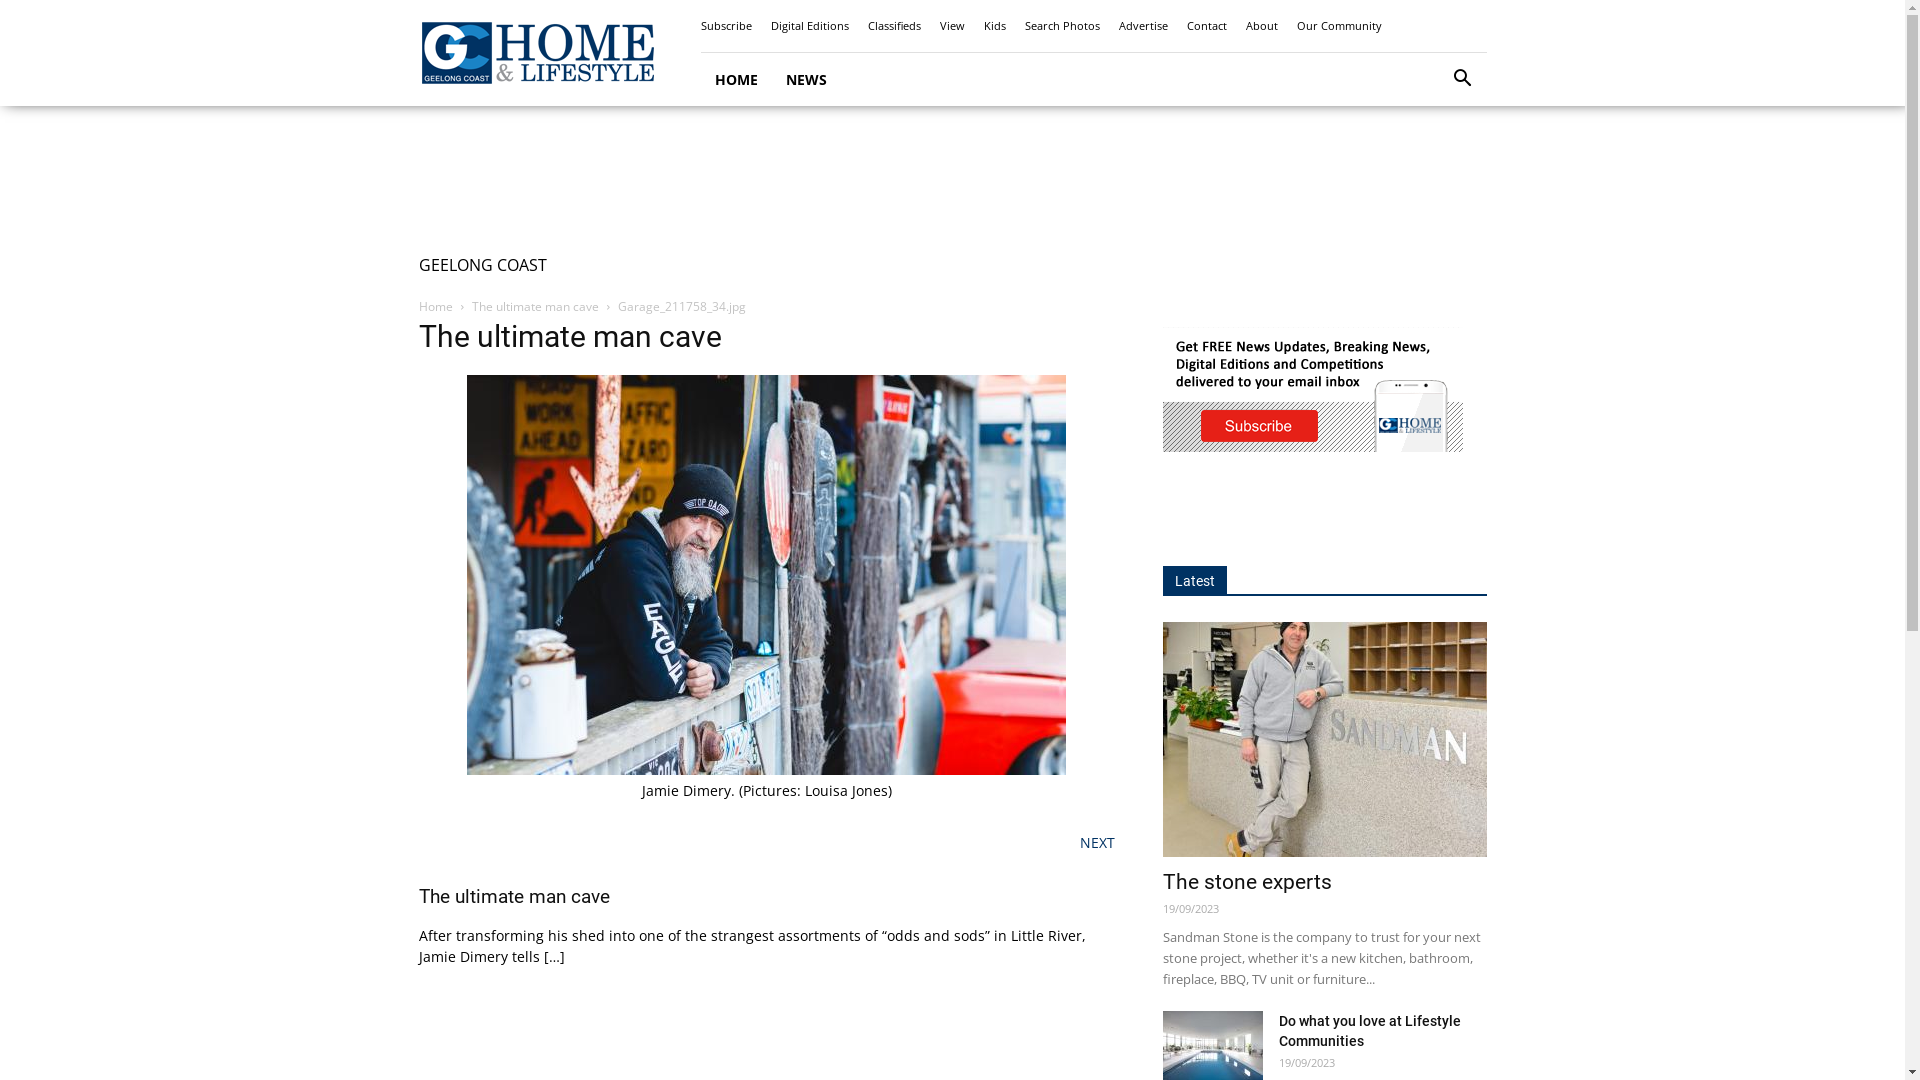 The height and width of the screenshot is (1080, 1920). I want to click on 'Advertise', so click(1142, 25).